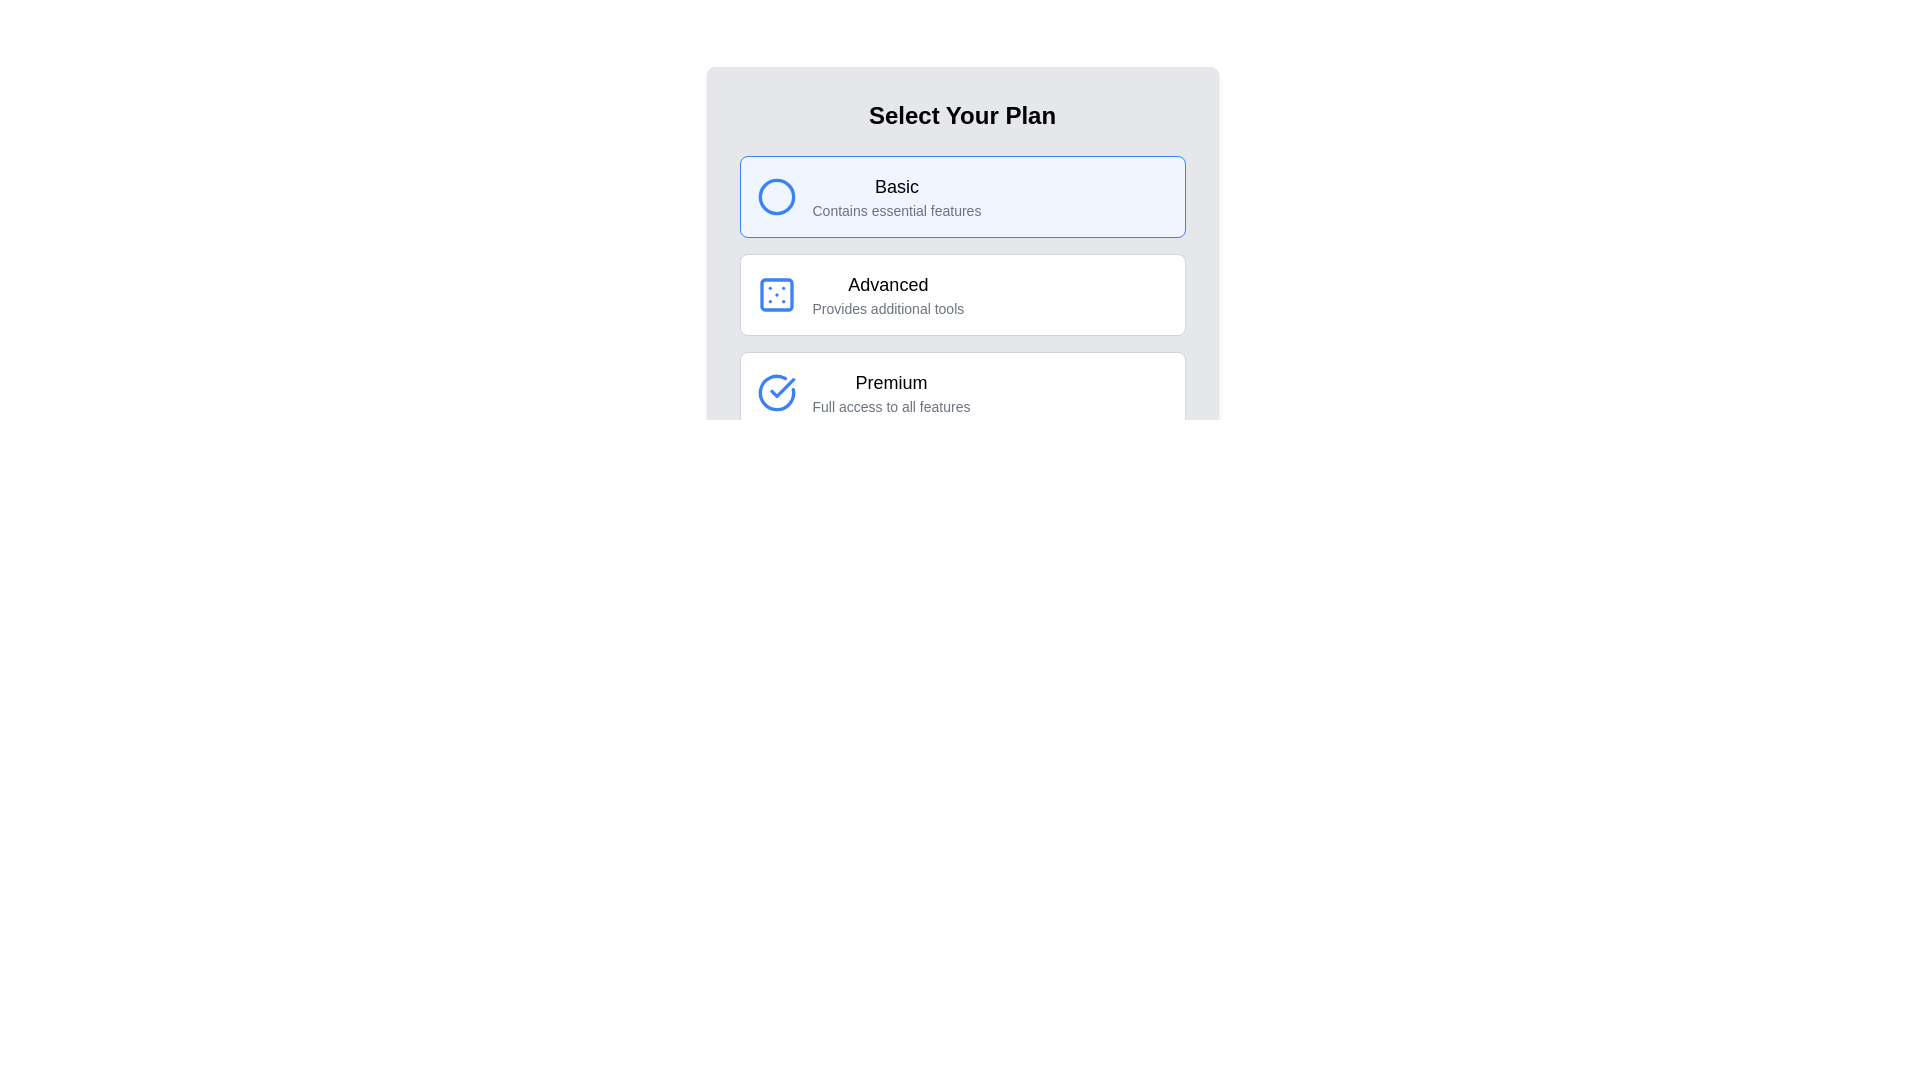  What do you see at coordinates (887, 285) in the screenshot?
I see `text displayed in the second option of the vertically stacked plan choices, located above the subtitle 'Provides additional tools' and next to the plan type icon` at bounding box center [887, 285].